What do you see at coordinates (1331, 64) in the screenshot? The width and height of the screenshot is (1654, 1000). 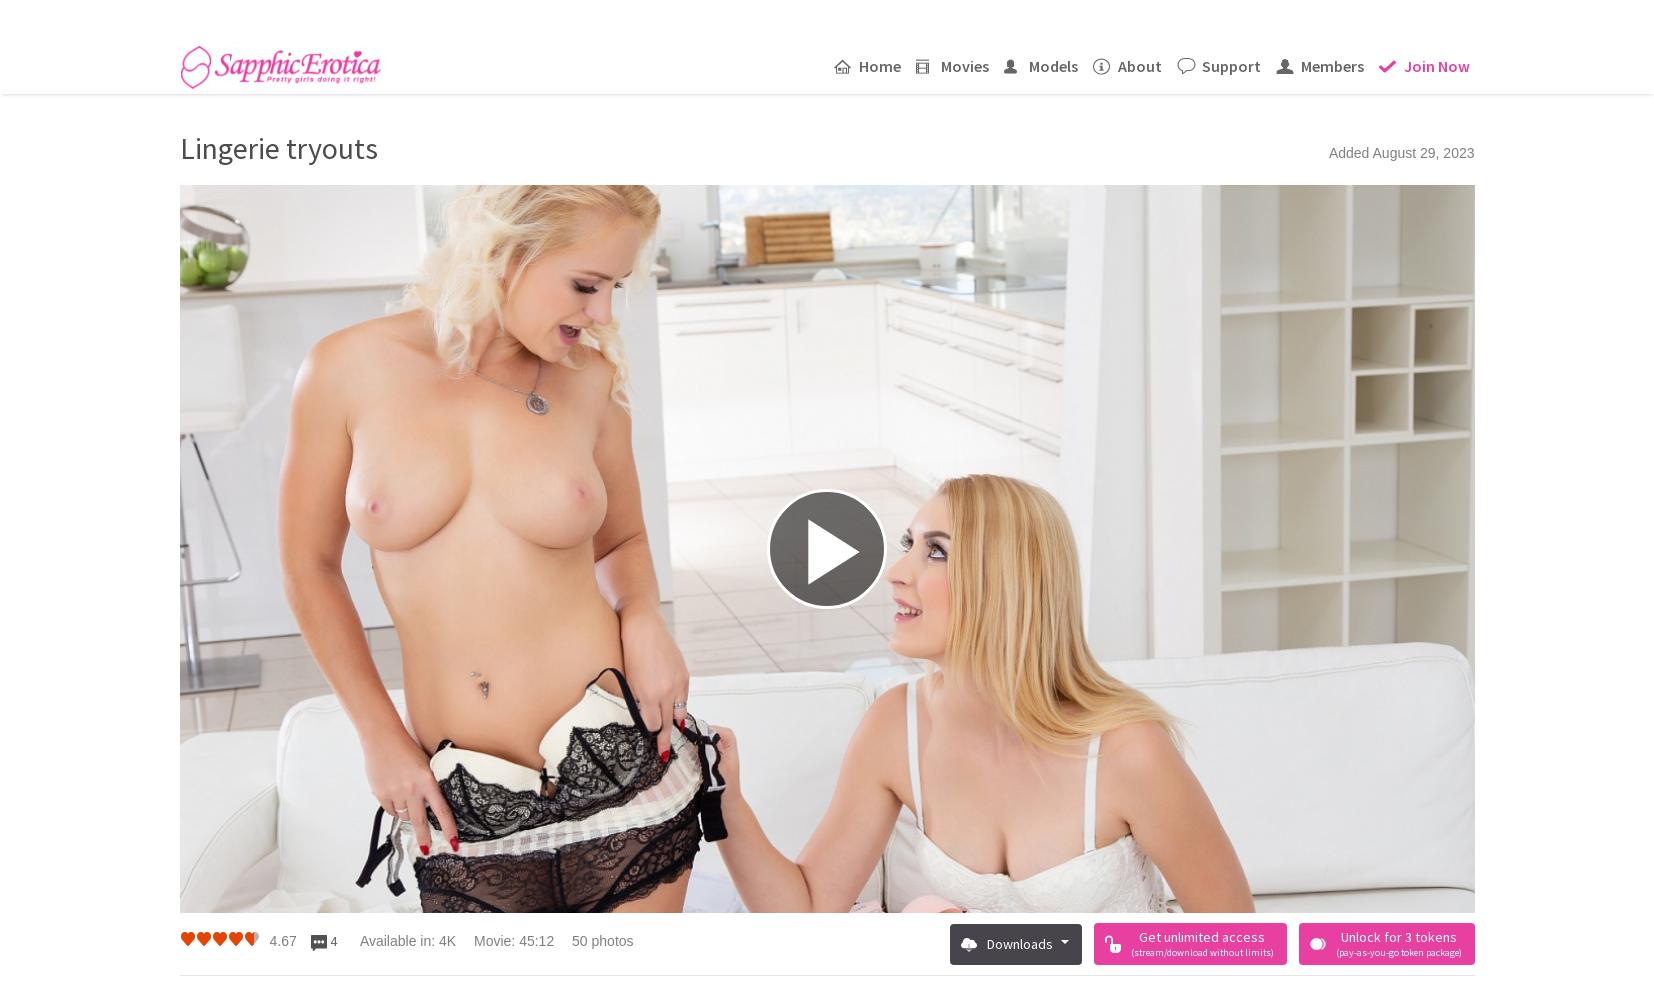 I see `'Members'` at bounding box center [1331, 64].